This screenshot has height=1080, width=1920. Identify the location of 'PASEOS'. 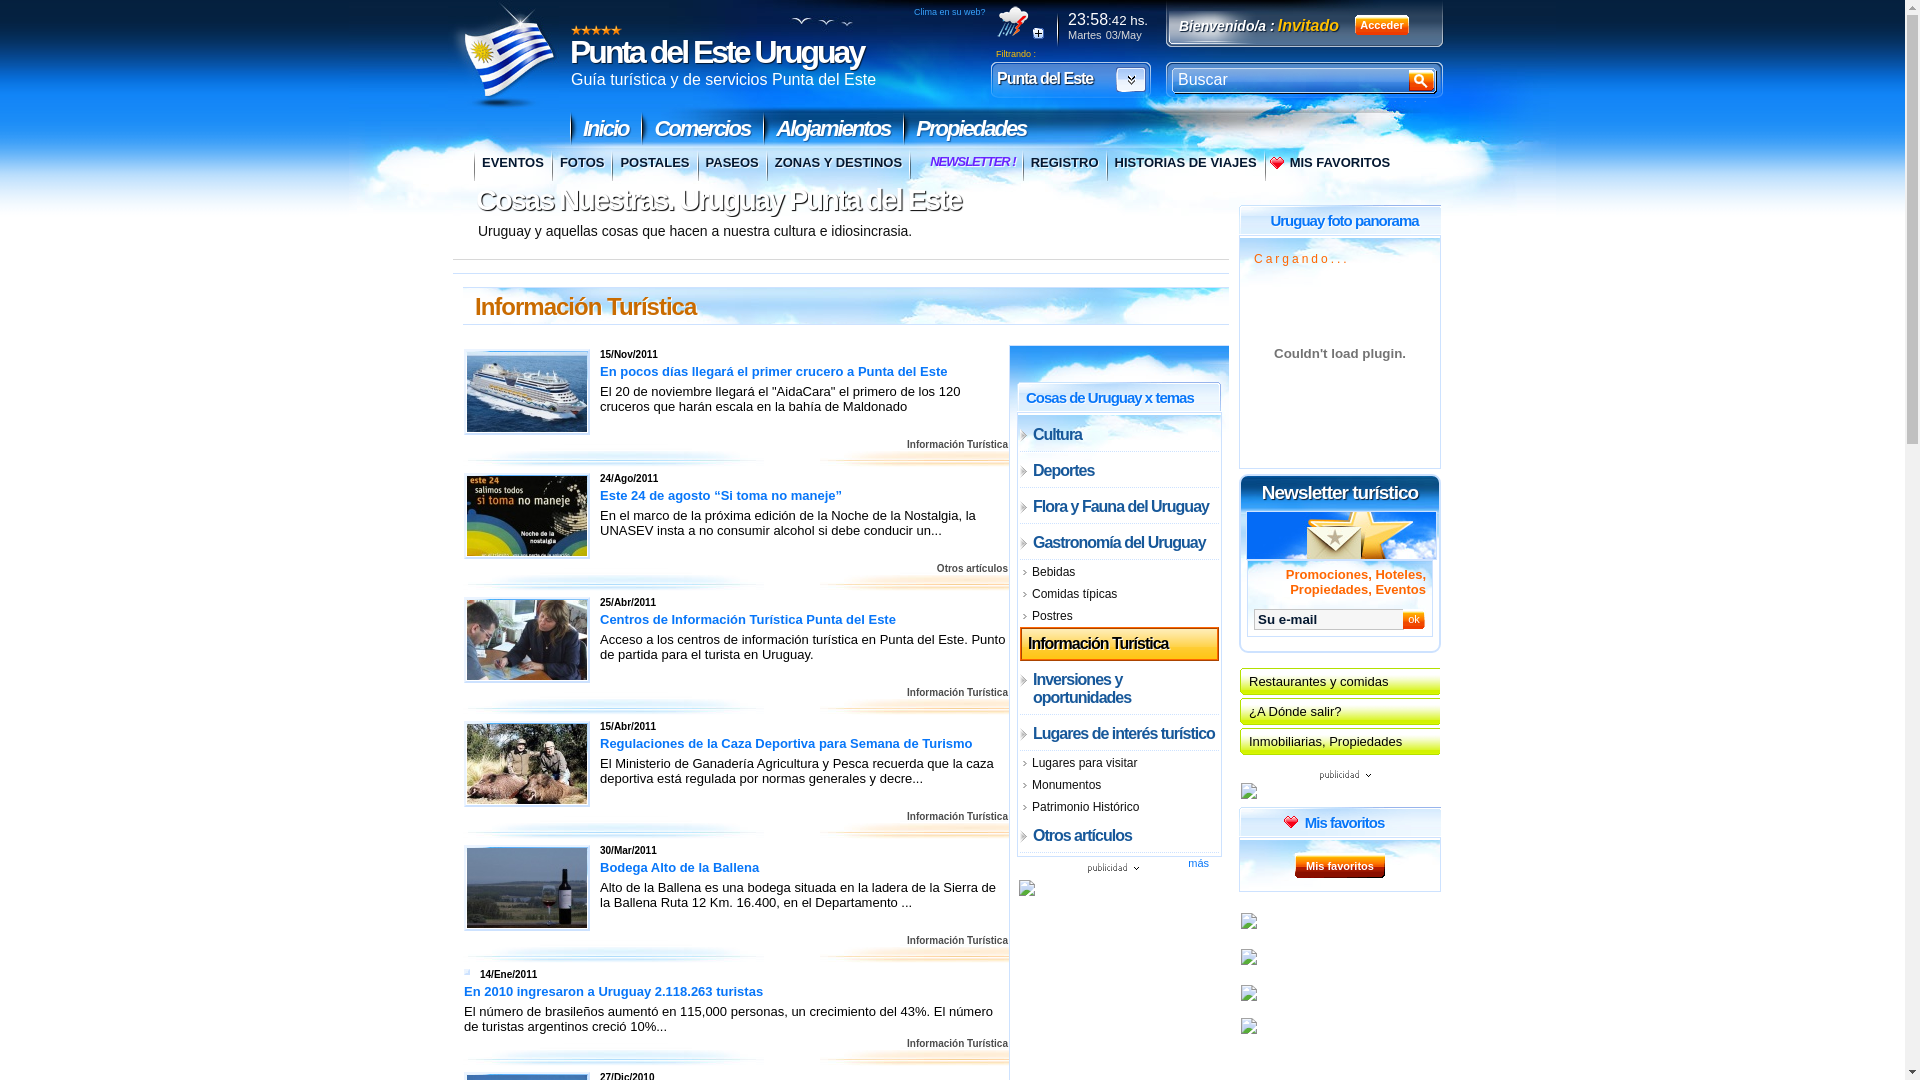
(730, 164).